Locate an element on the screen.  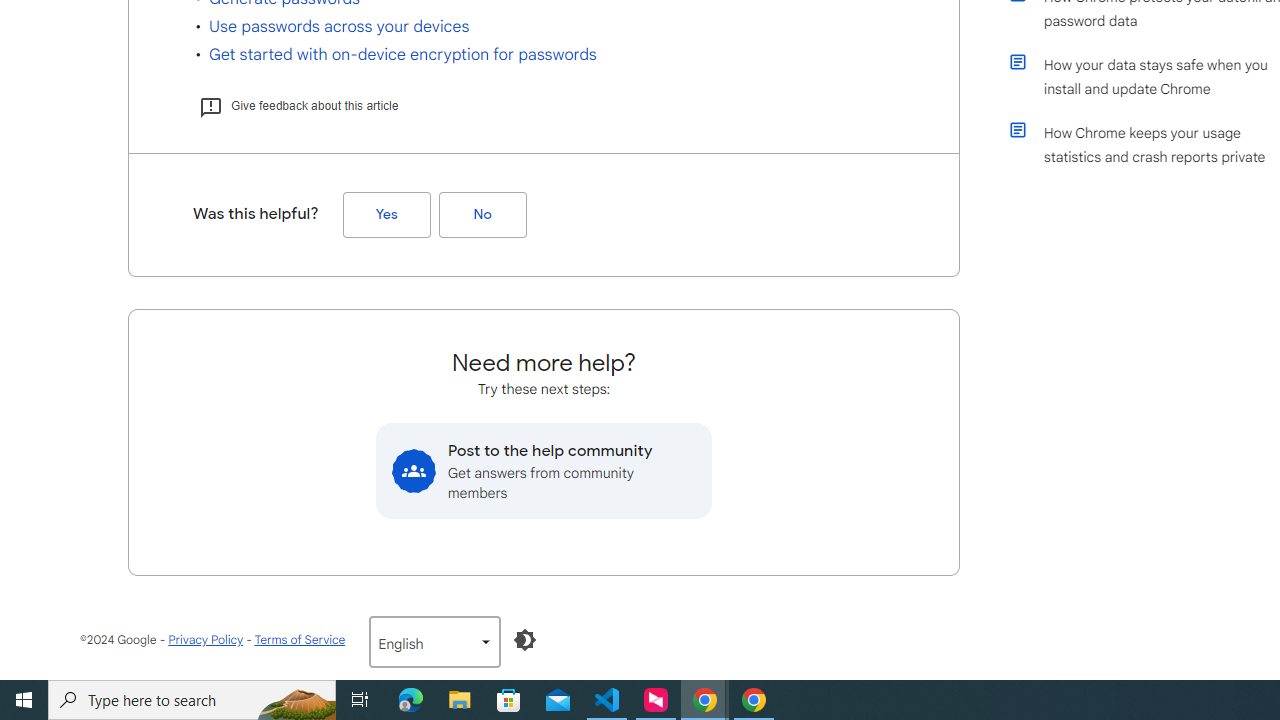
'No (Was this helpful?)' is located at coordinates (482, 215).